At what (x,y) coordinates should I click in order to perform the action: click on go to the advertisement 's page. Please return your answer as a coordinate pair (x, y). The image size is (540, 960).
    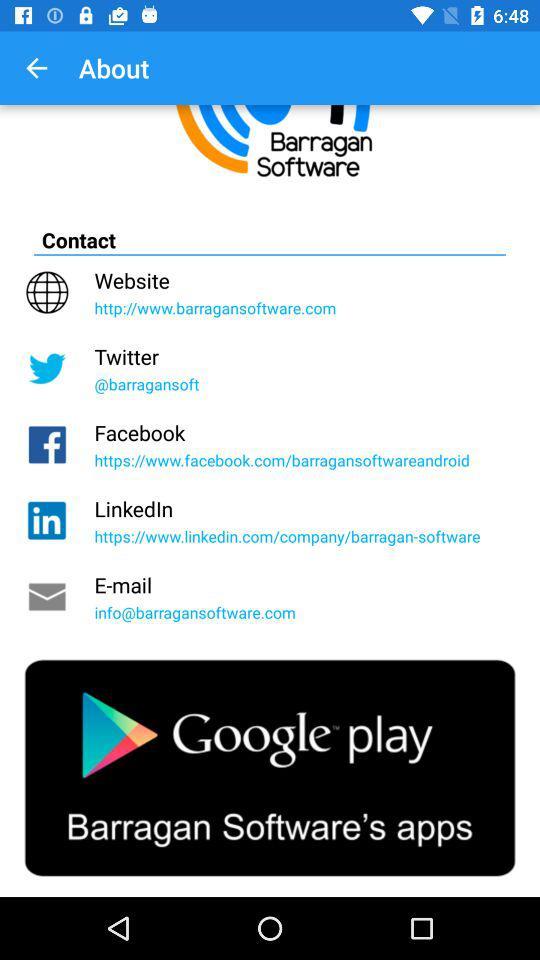
    Looking at the image, I should click on (270, 767).